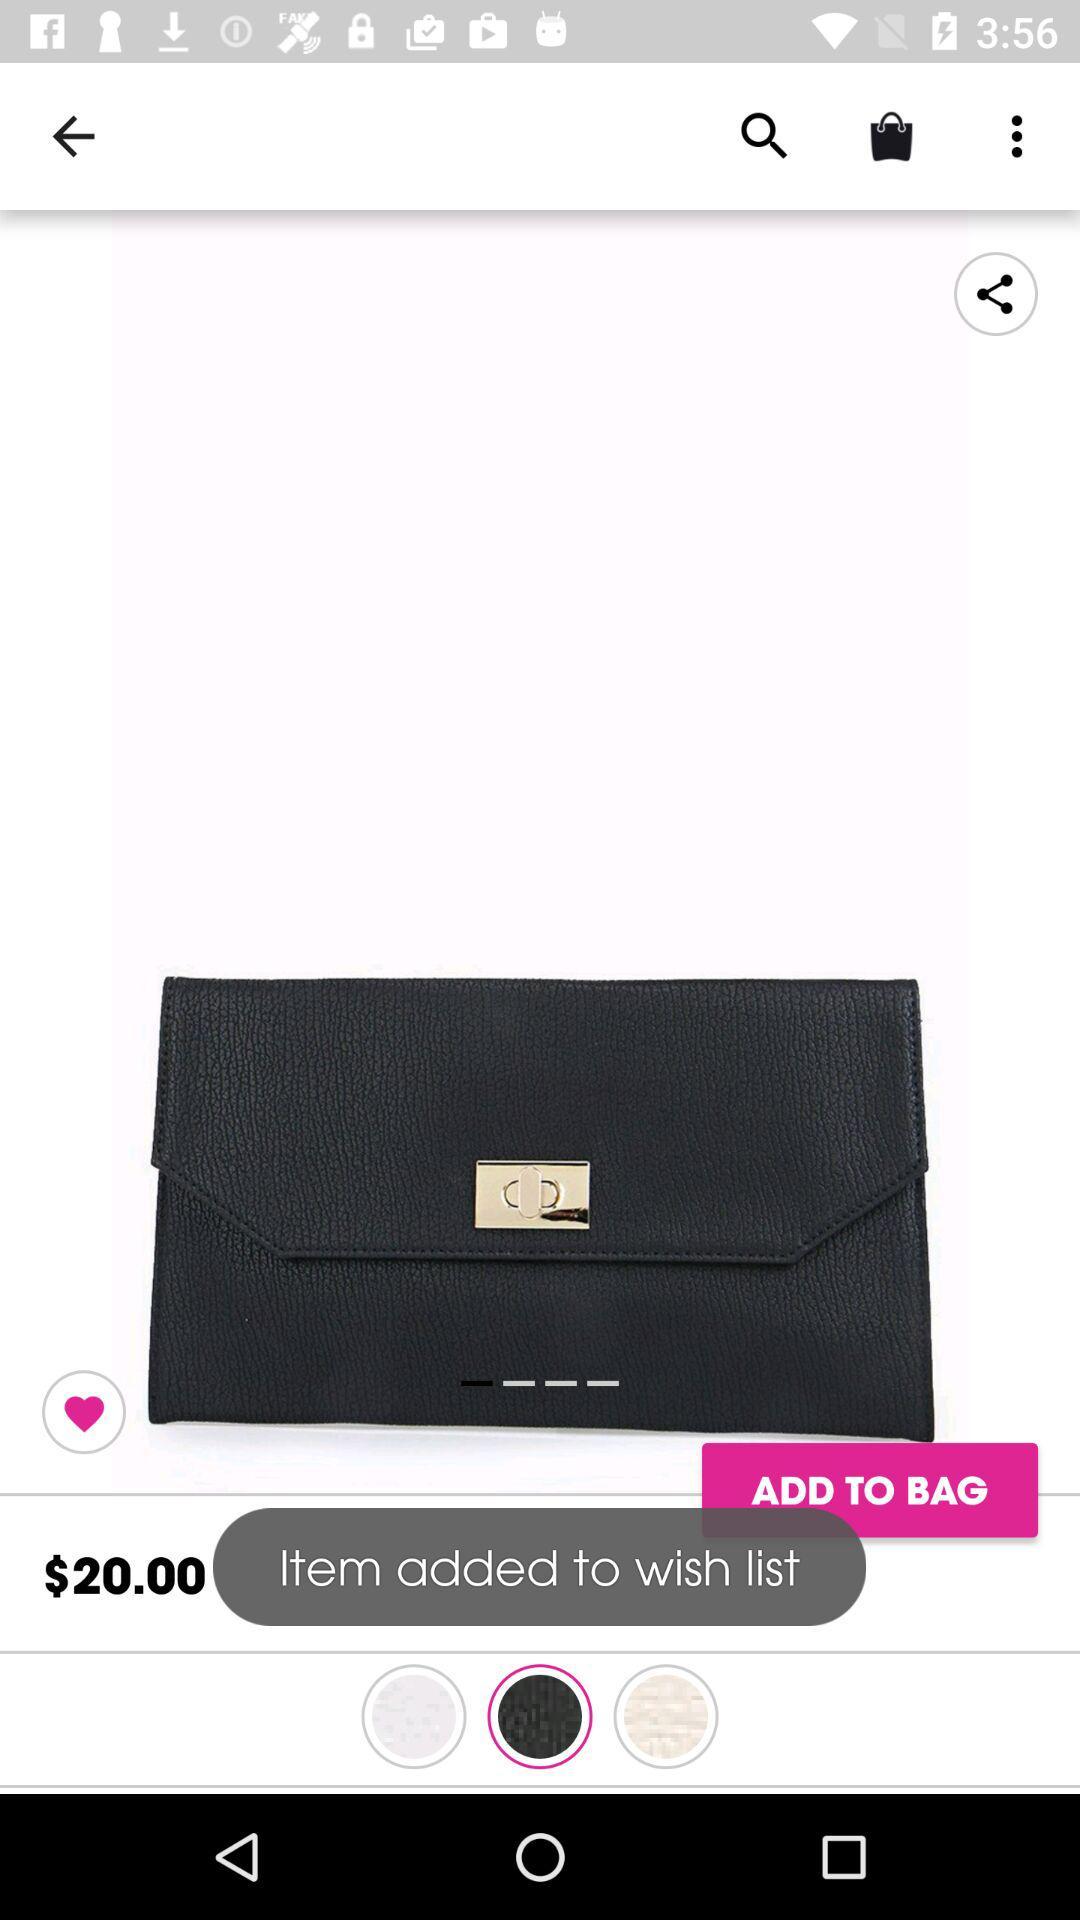  What do you see at coordinates (540, 853) in the screenshot?
I see `enlarge picture` at bounding box center [540, 853].